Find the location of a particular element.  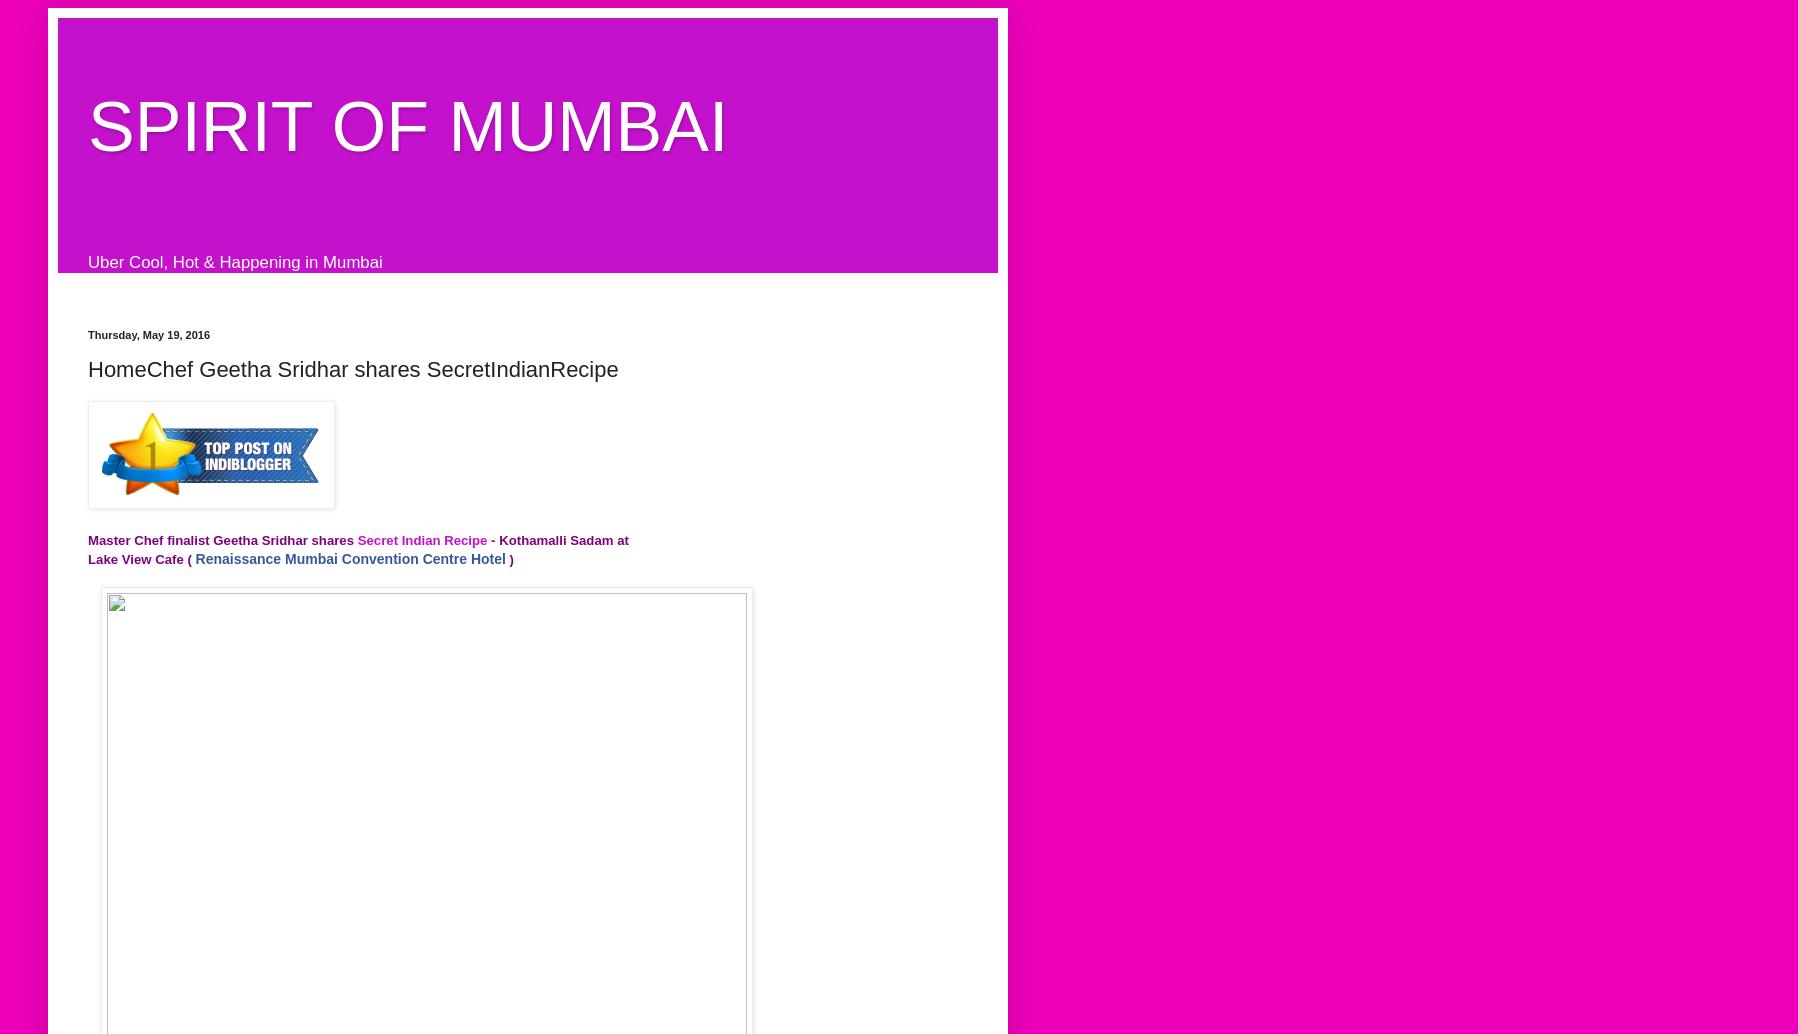

'Master Chef finalist Geetha Sridhar shares' is located at coordinates (222, 539).